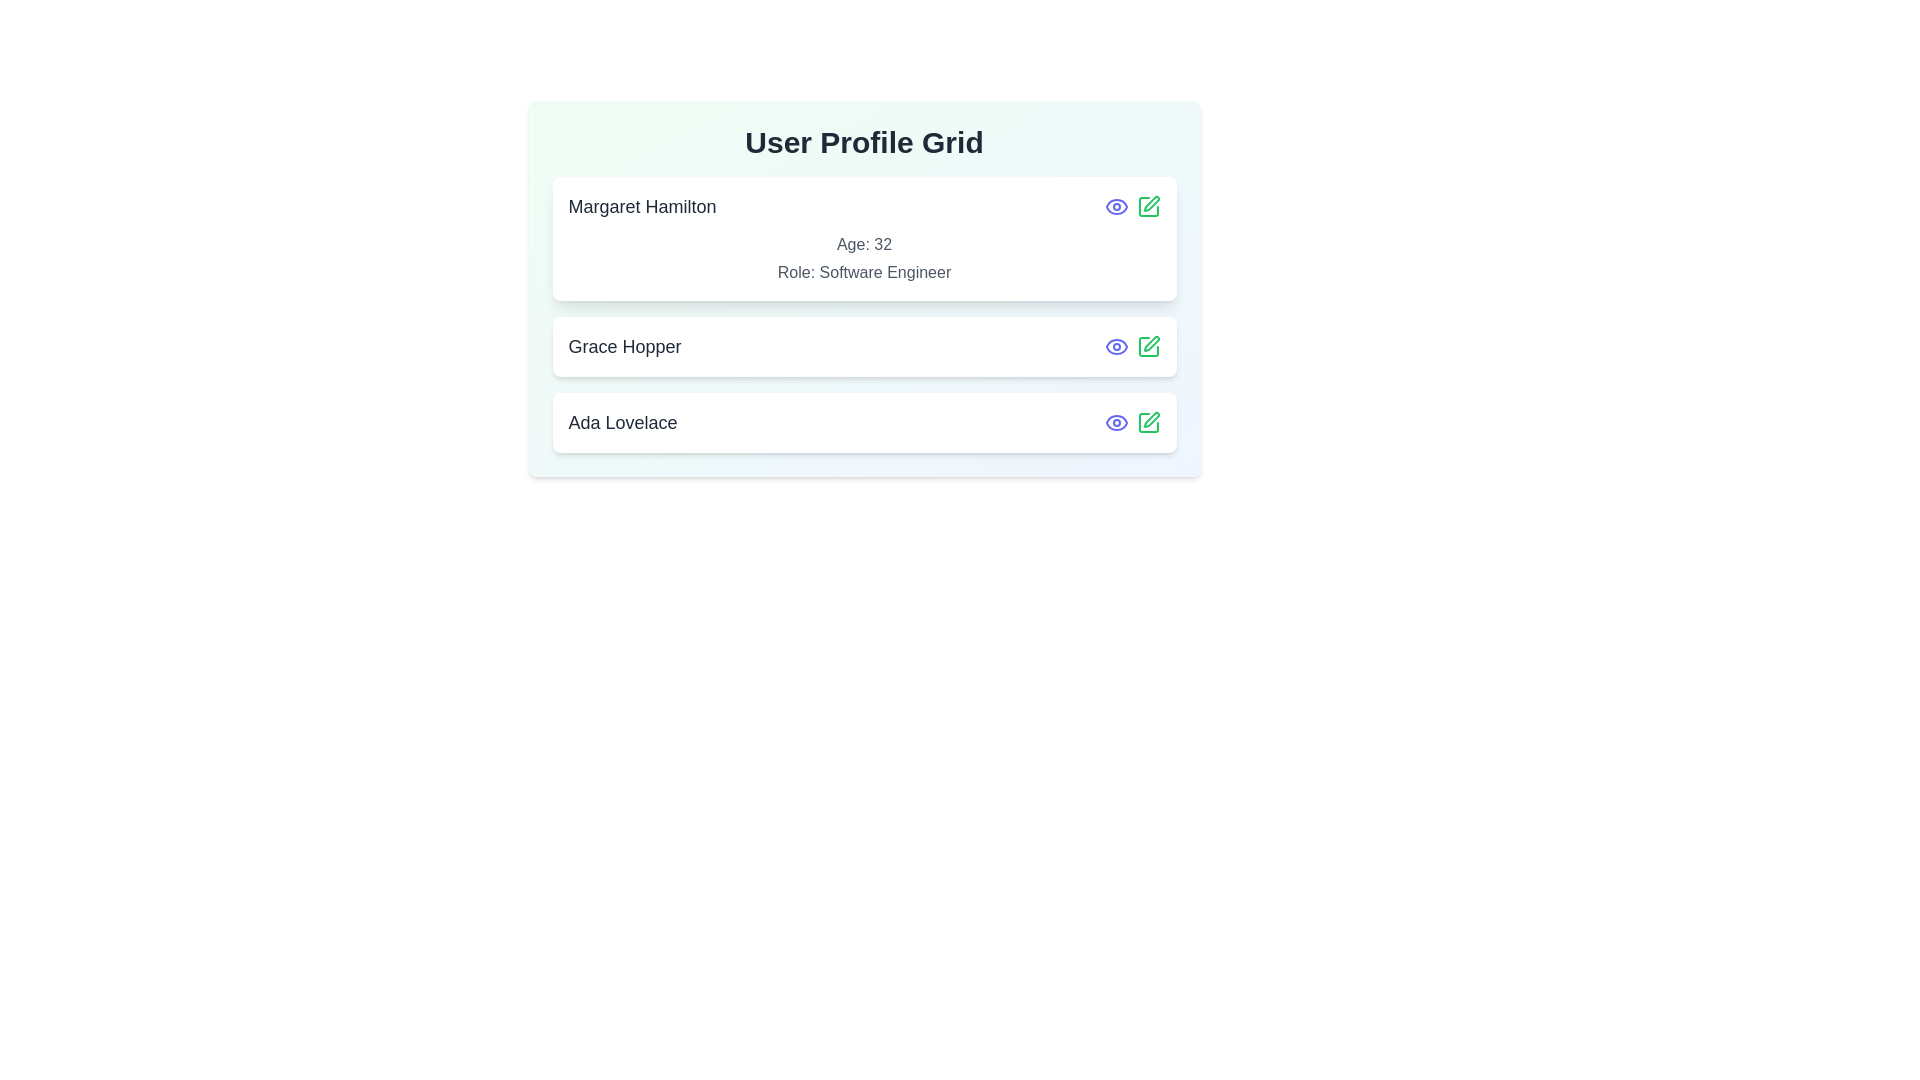 The height and width of the screenshot is (1080, 1920). What do you see at coordinates (642, 207) in the screenshot?
I see `the profile name Margaret Hamilton by clicking on it` at bounding box center [642, 207].